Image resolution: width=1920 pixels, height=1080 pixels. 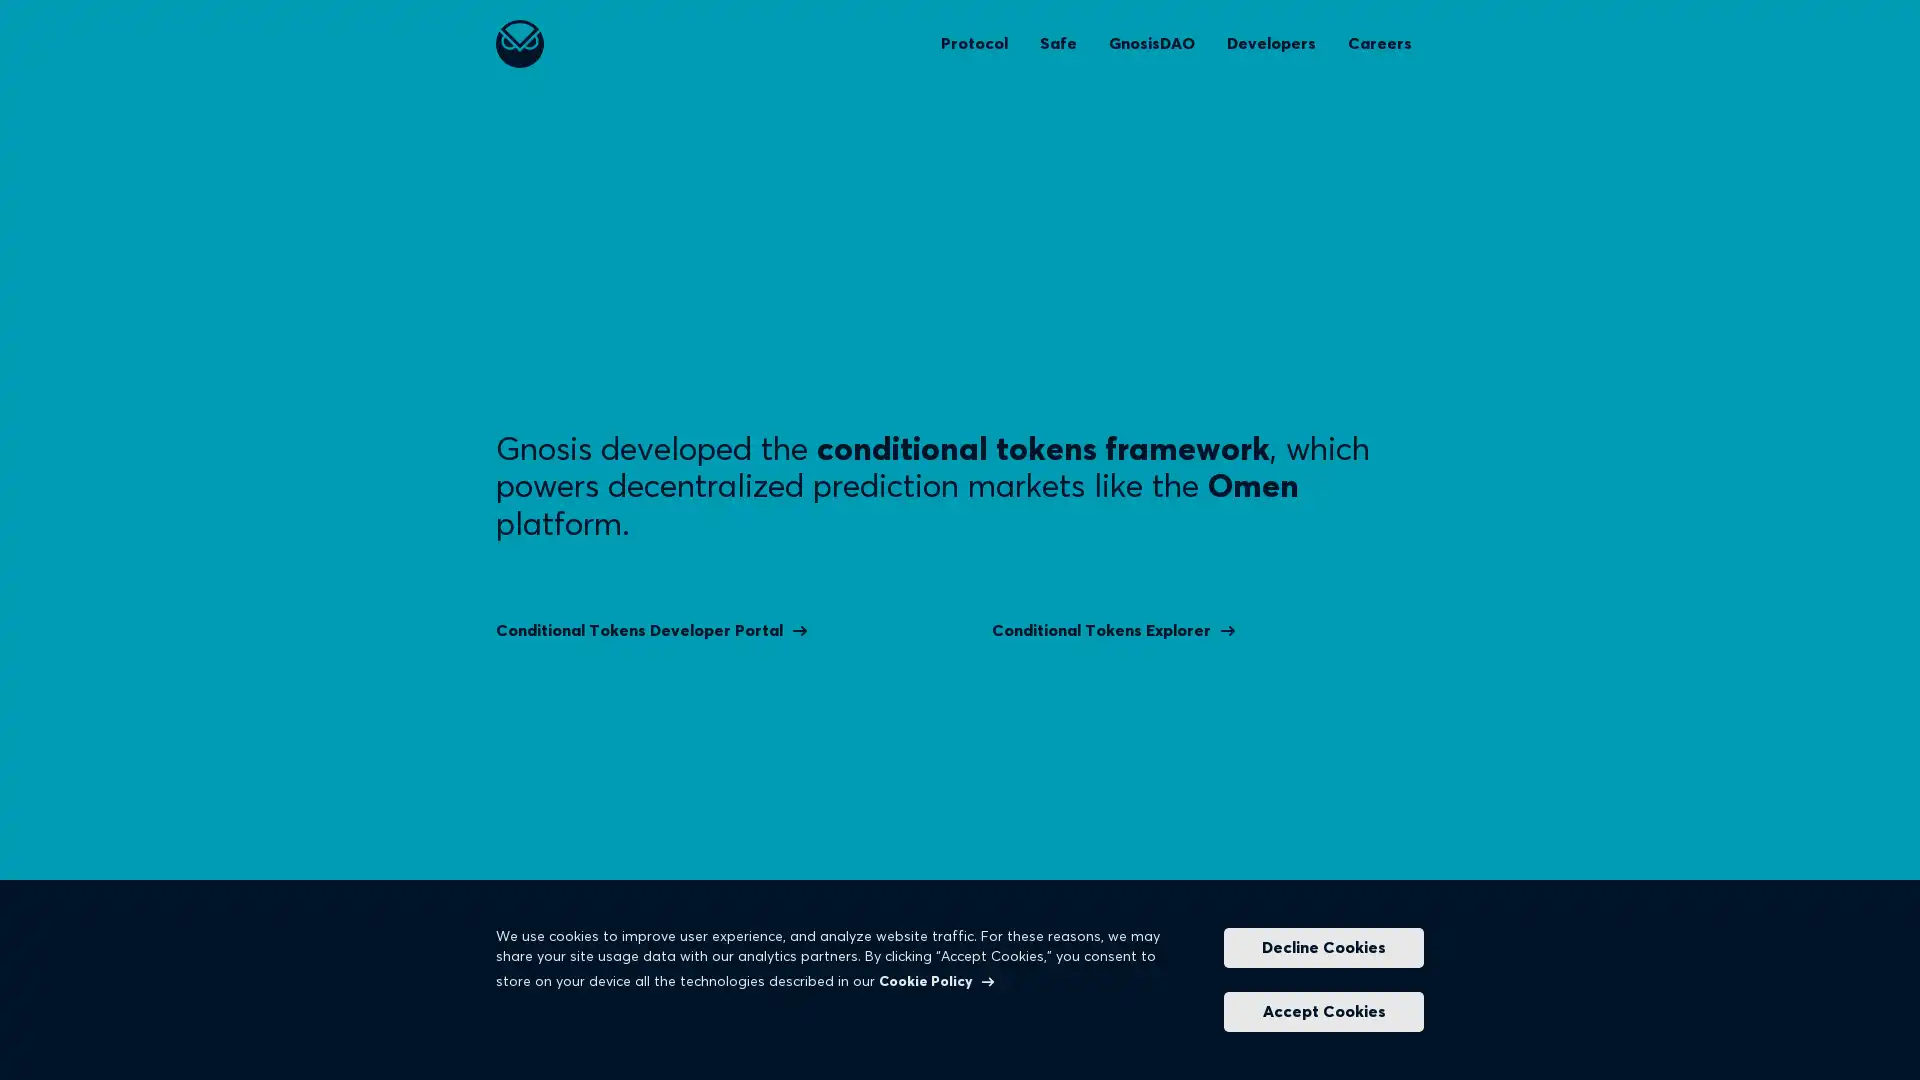 What do you see at coordinates (1324, 947) in the screenshot?
I see `Decline Cookies` at bounding box center [1324, 947].